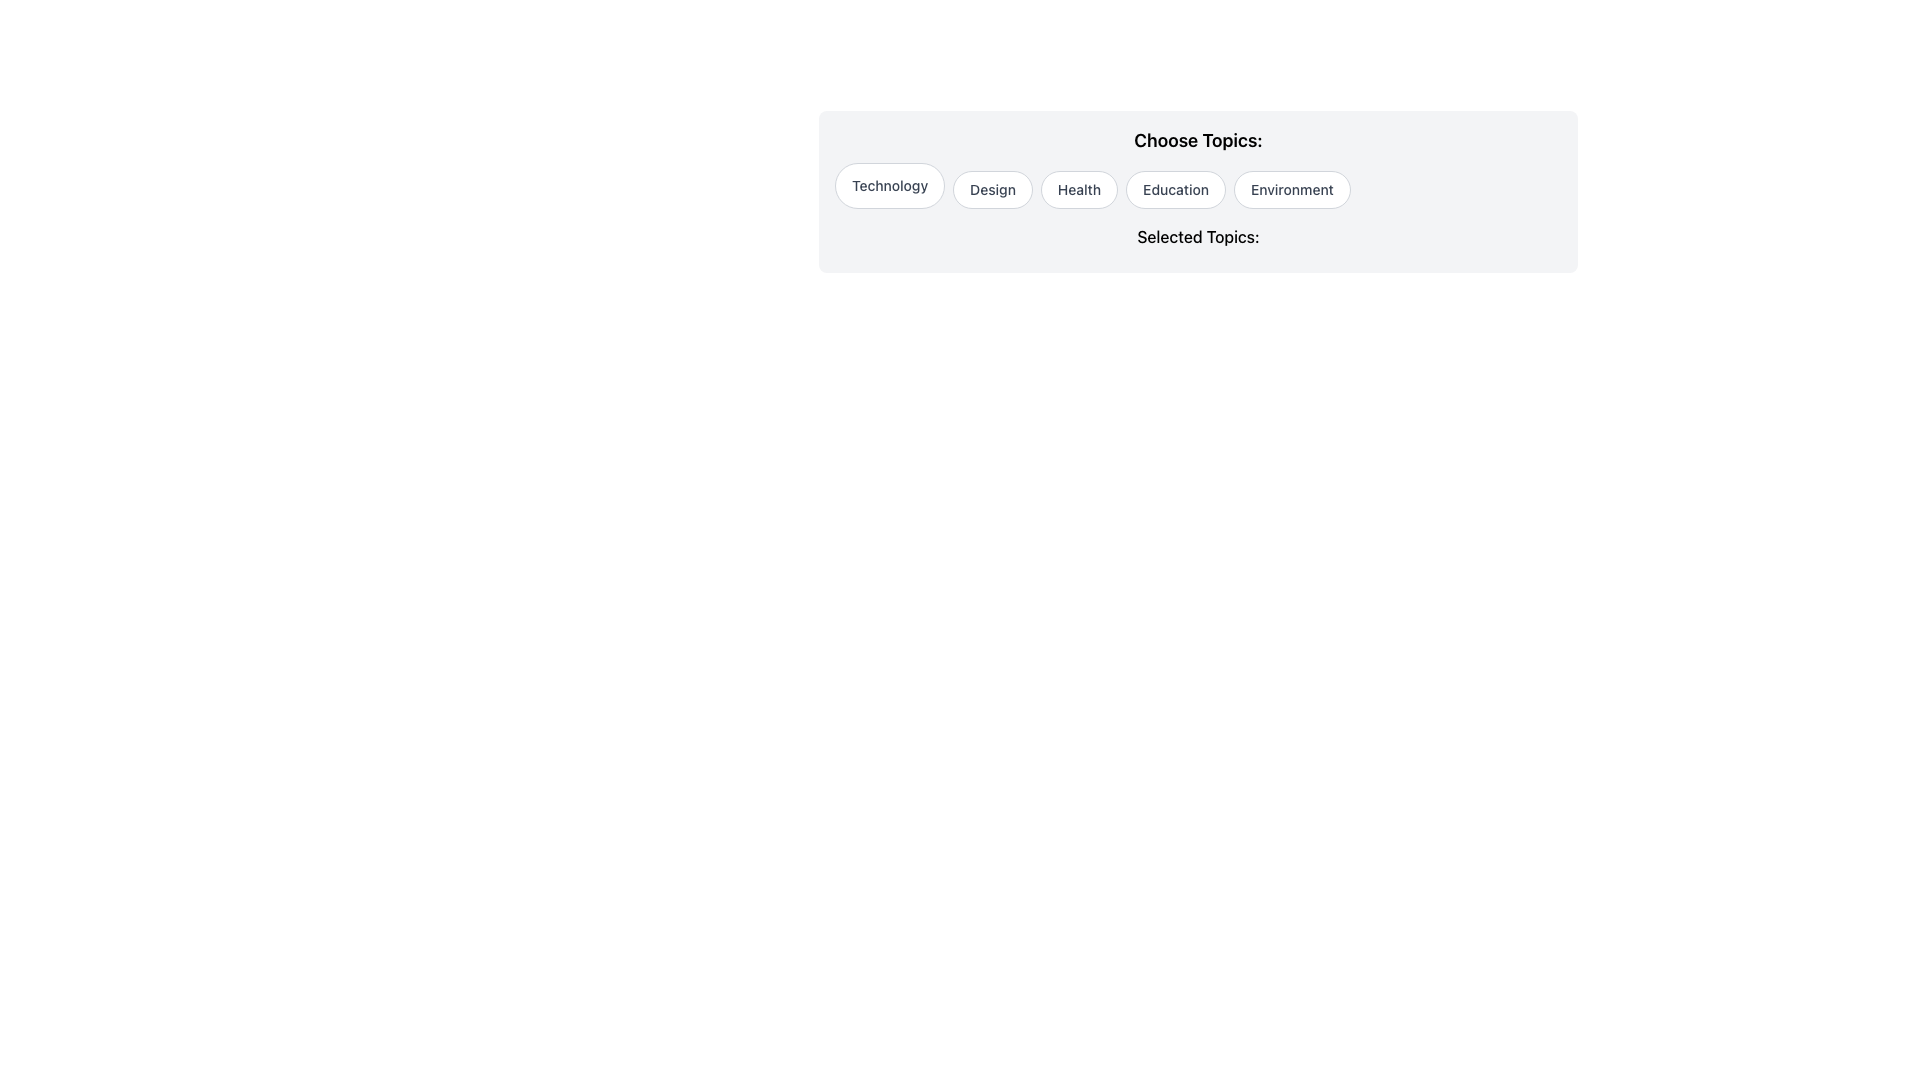 This screenshot has width=1920, height=1080. What do you see at coordinates (1176, 189) in the screenshot?
I see `the 'Education' pill-shaped button with a white background and gray text` at bounding box center [1176, 189].